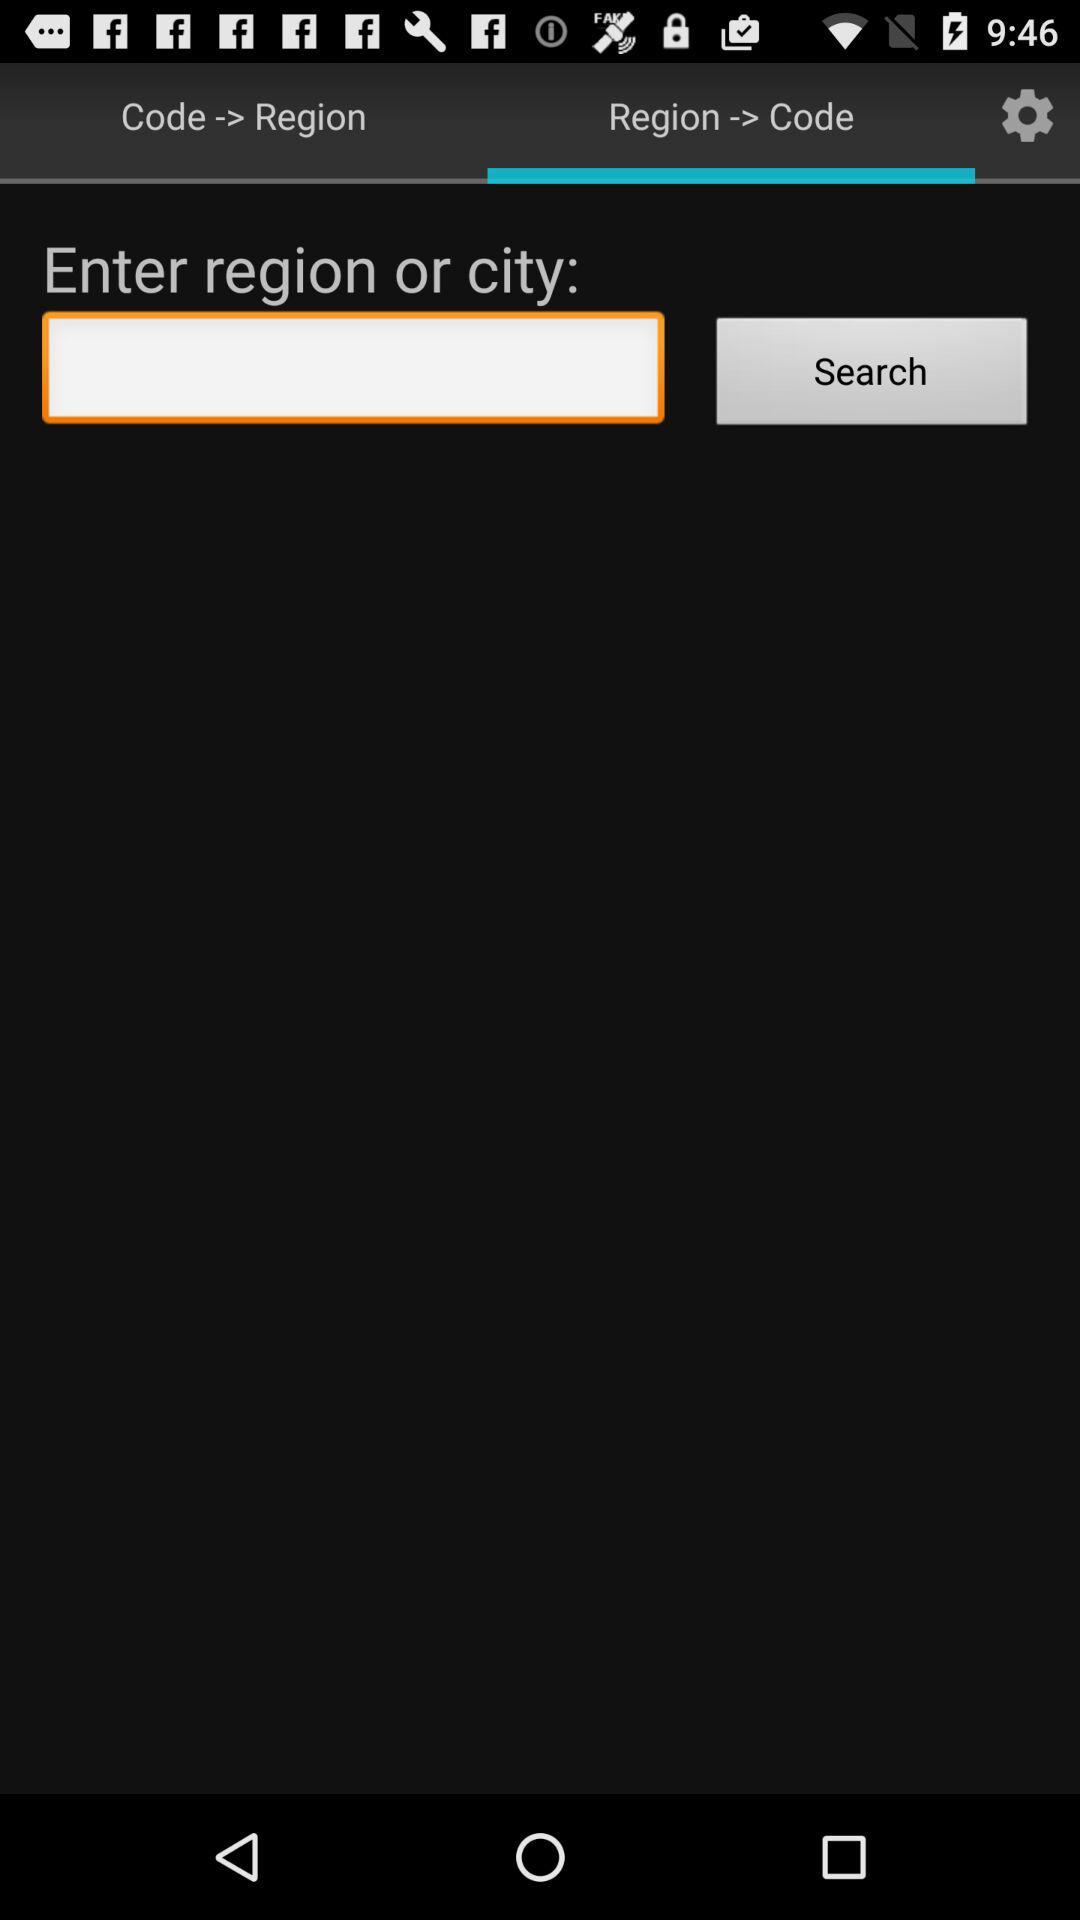 Image resolution: width=1080 pixels, height=1920 pixels. What do you see at coordinates (352, 372) in the screenshot?
I see `the icon below enter region or icon` at bounding box center [352, 372].